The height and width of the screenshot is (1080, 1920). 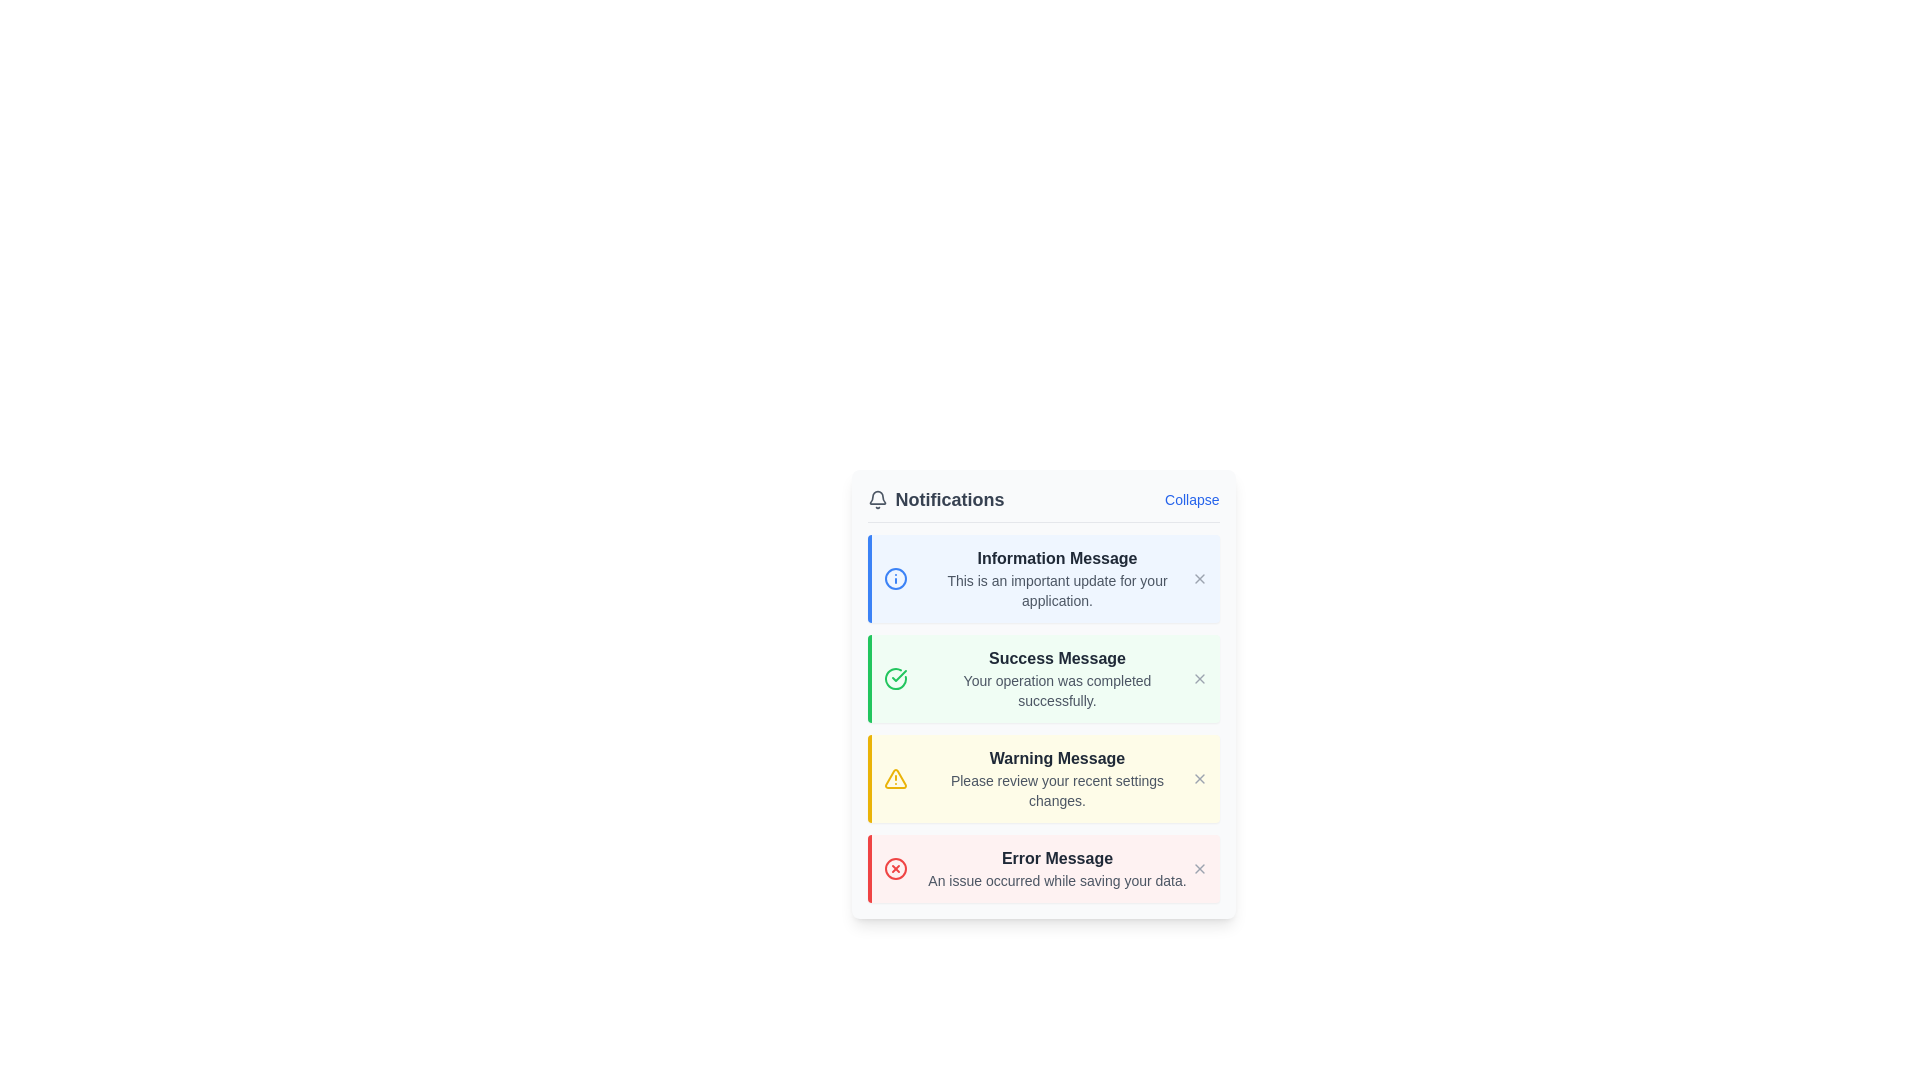 I want to click on confirmation or success message text from the notification component located in the center of a green-bordered notification card situated between the blue 'Information Message' card and the yellow 'Warning Message' card, so click(x=1056, y=677).